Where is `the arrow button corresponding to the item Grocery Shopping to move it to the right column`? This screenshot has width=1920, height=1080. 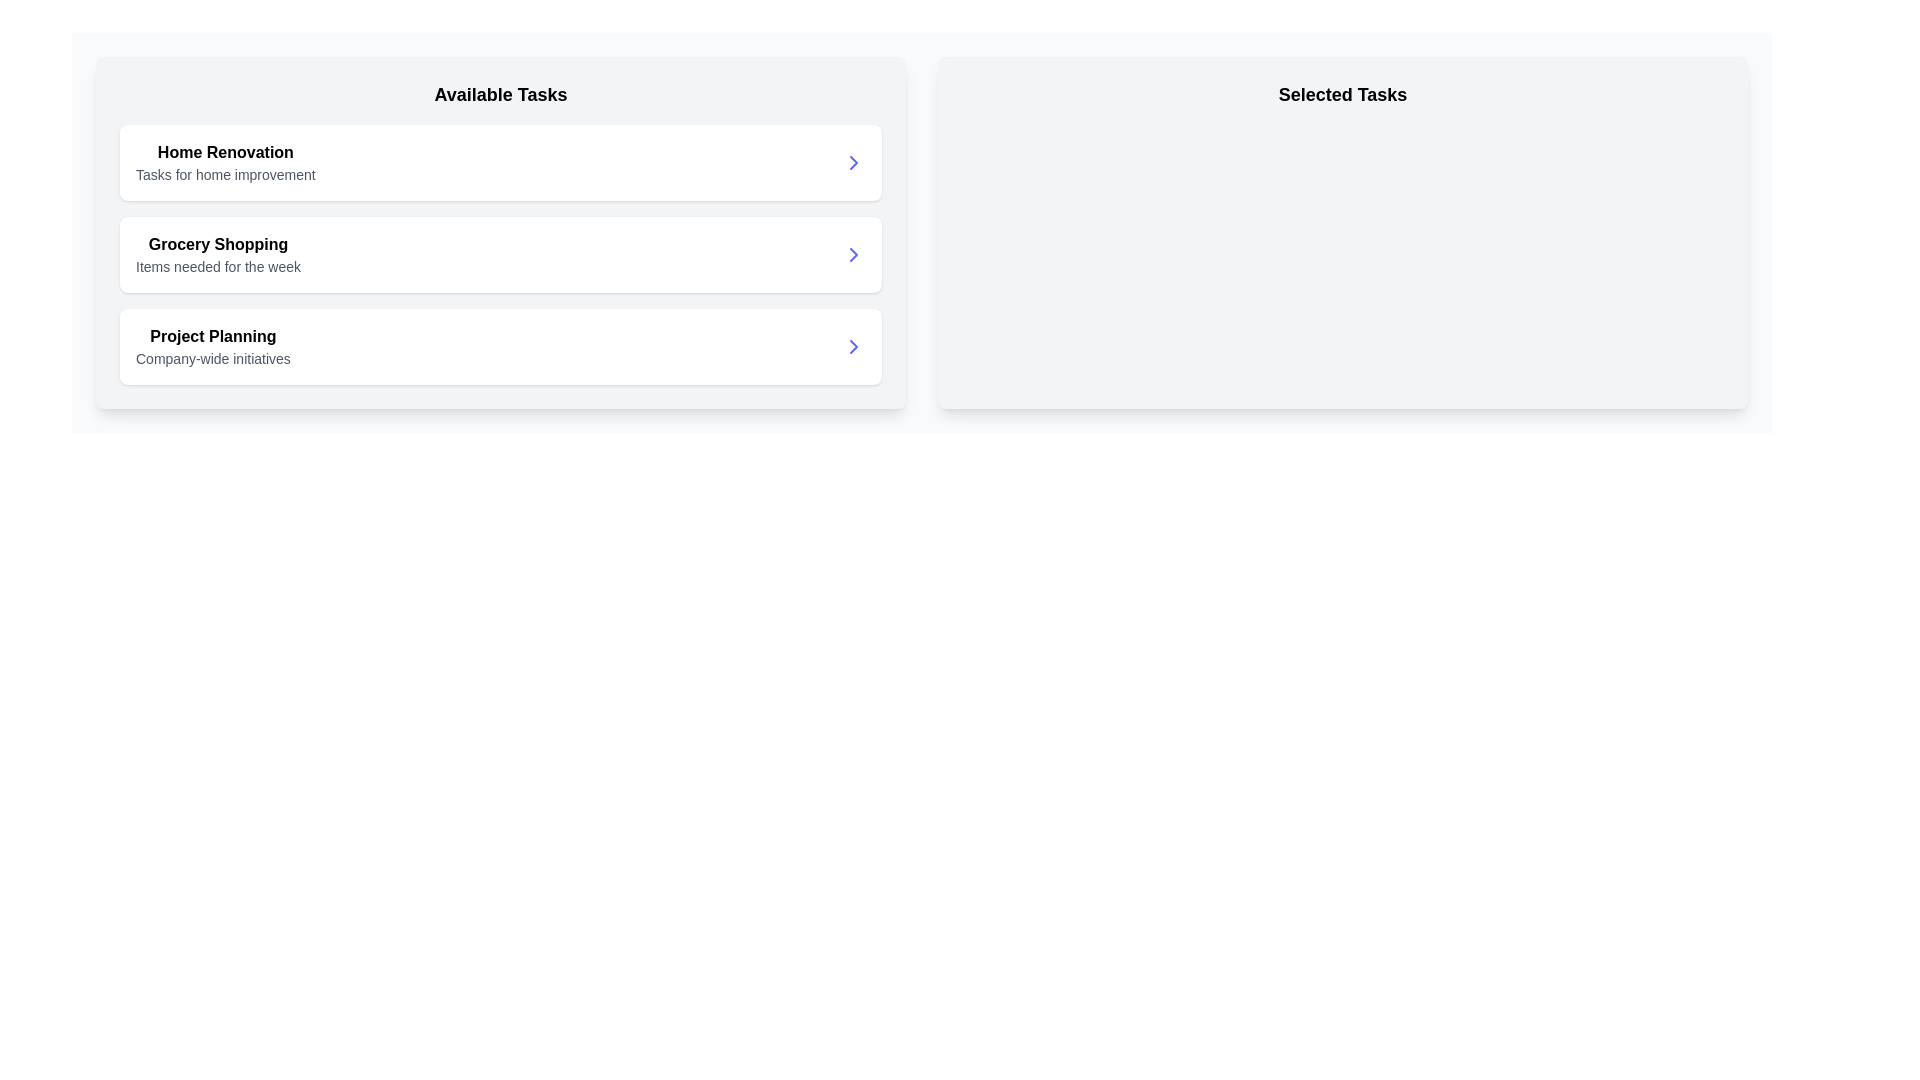
the arrow button corresponding to the item Grocery Shopping to move it to the right column is located at coordinates (854, 253).